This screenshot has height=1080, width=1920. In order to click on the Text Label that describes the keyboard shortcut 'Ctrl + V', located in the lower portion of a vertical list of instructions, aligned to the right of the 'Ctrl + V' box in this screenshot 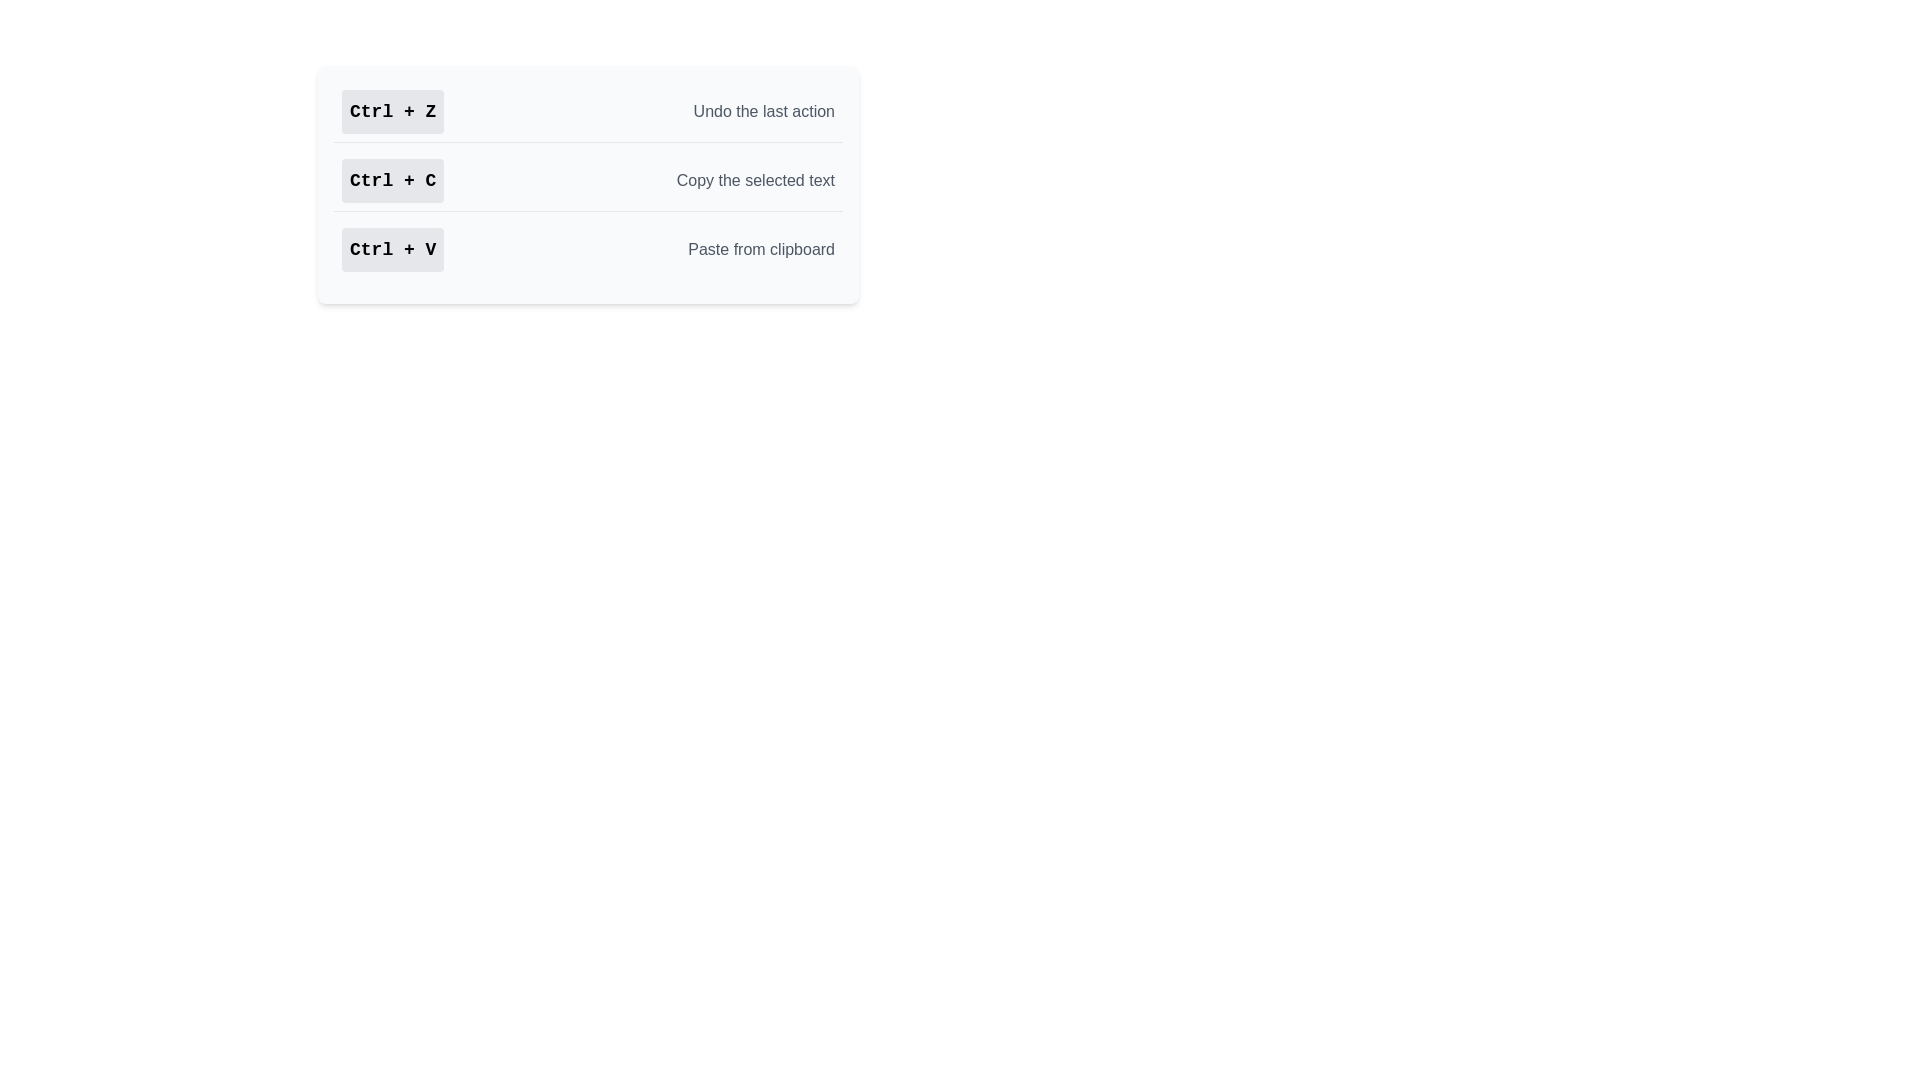, I will do `click(760, 249)`.